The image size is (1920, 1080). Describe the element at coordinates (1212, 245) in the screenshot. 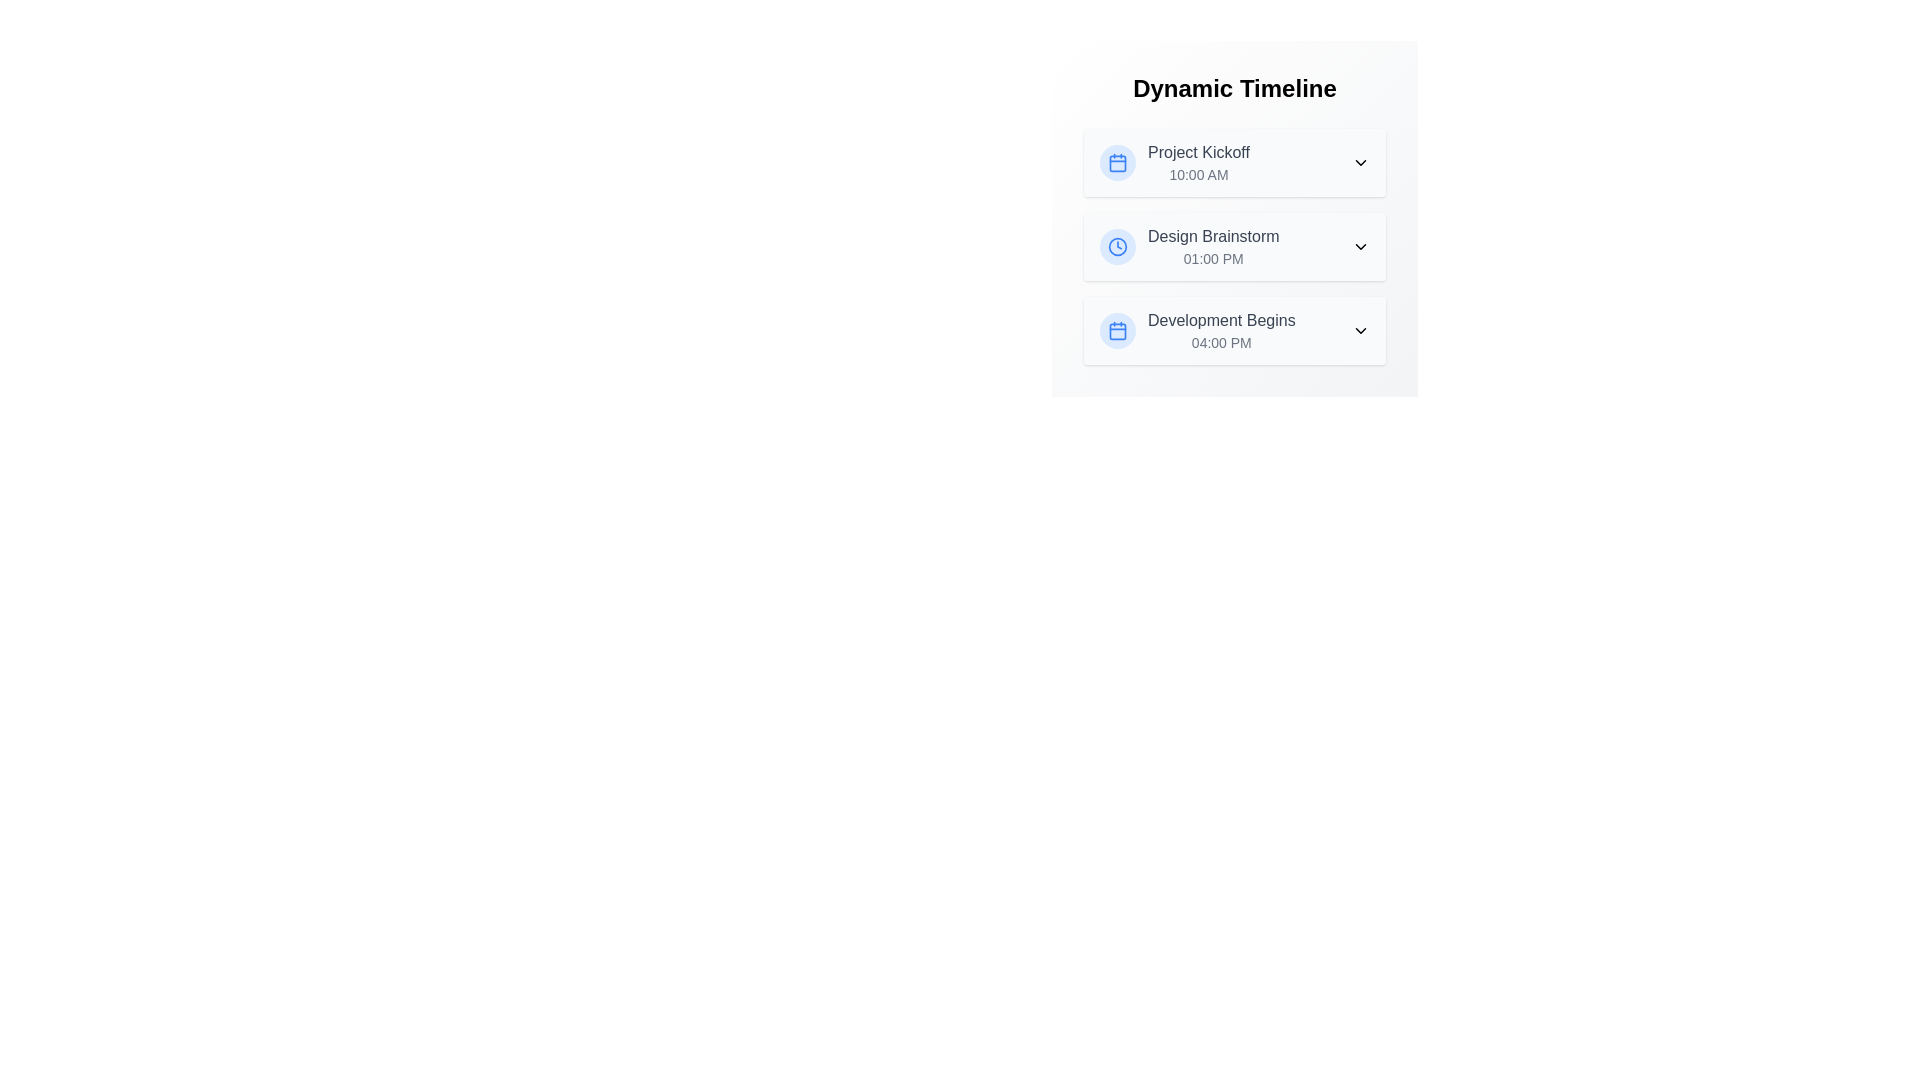

I see `the text label representing the event 'Design Brainstorm' in the timeline, which is positioned between 'Project Kickoff' and 'Development Begins'` at that location.